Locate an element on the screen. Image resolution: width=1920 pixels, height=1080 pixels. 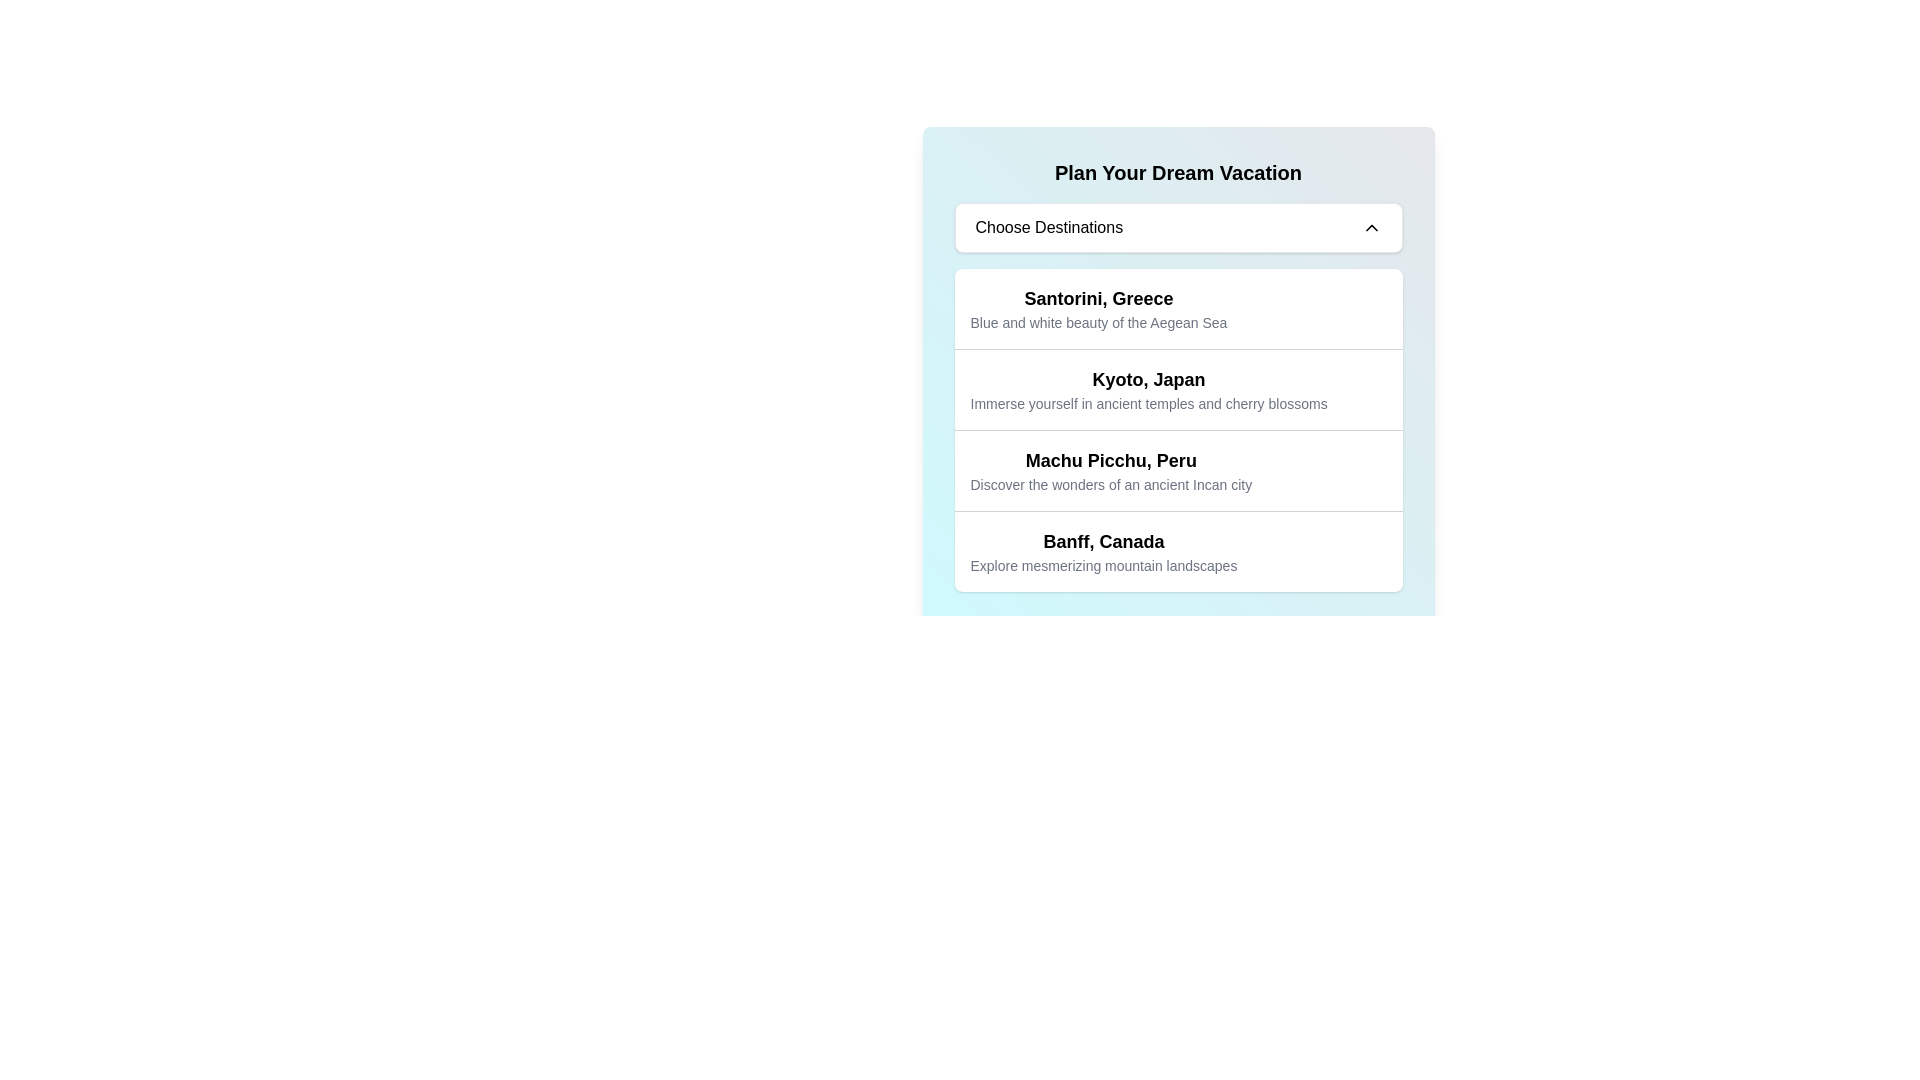
the descriptive text for 'Machu Picchu, Peru' located directly below the primary title text, which is the third item in the vertical list, to copy it is located at coordinates (1110, 485).